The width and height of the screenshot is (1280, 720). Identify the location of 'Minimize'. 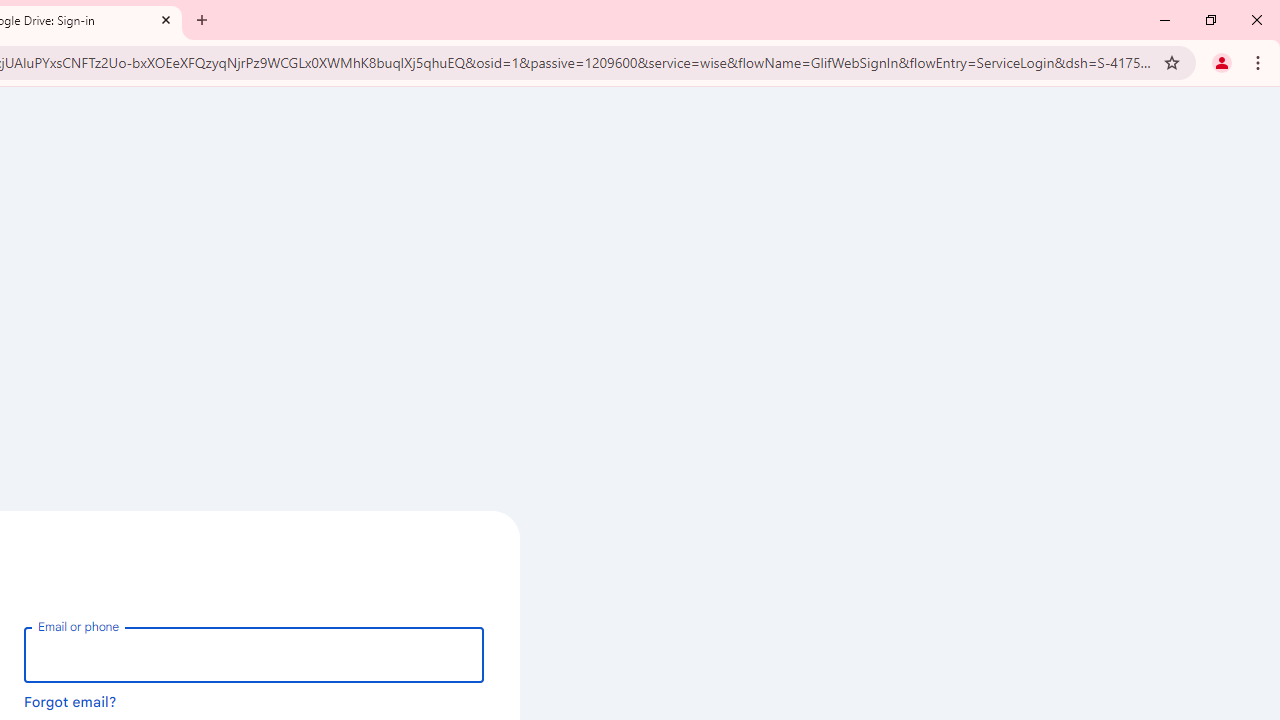
(1165, 20).